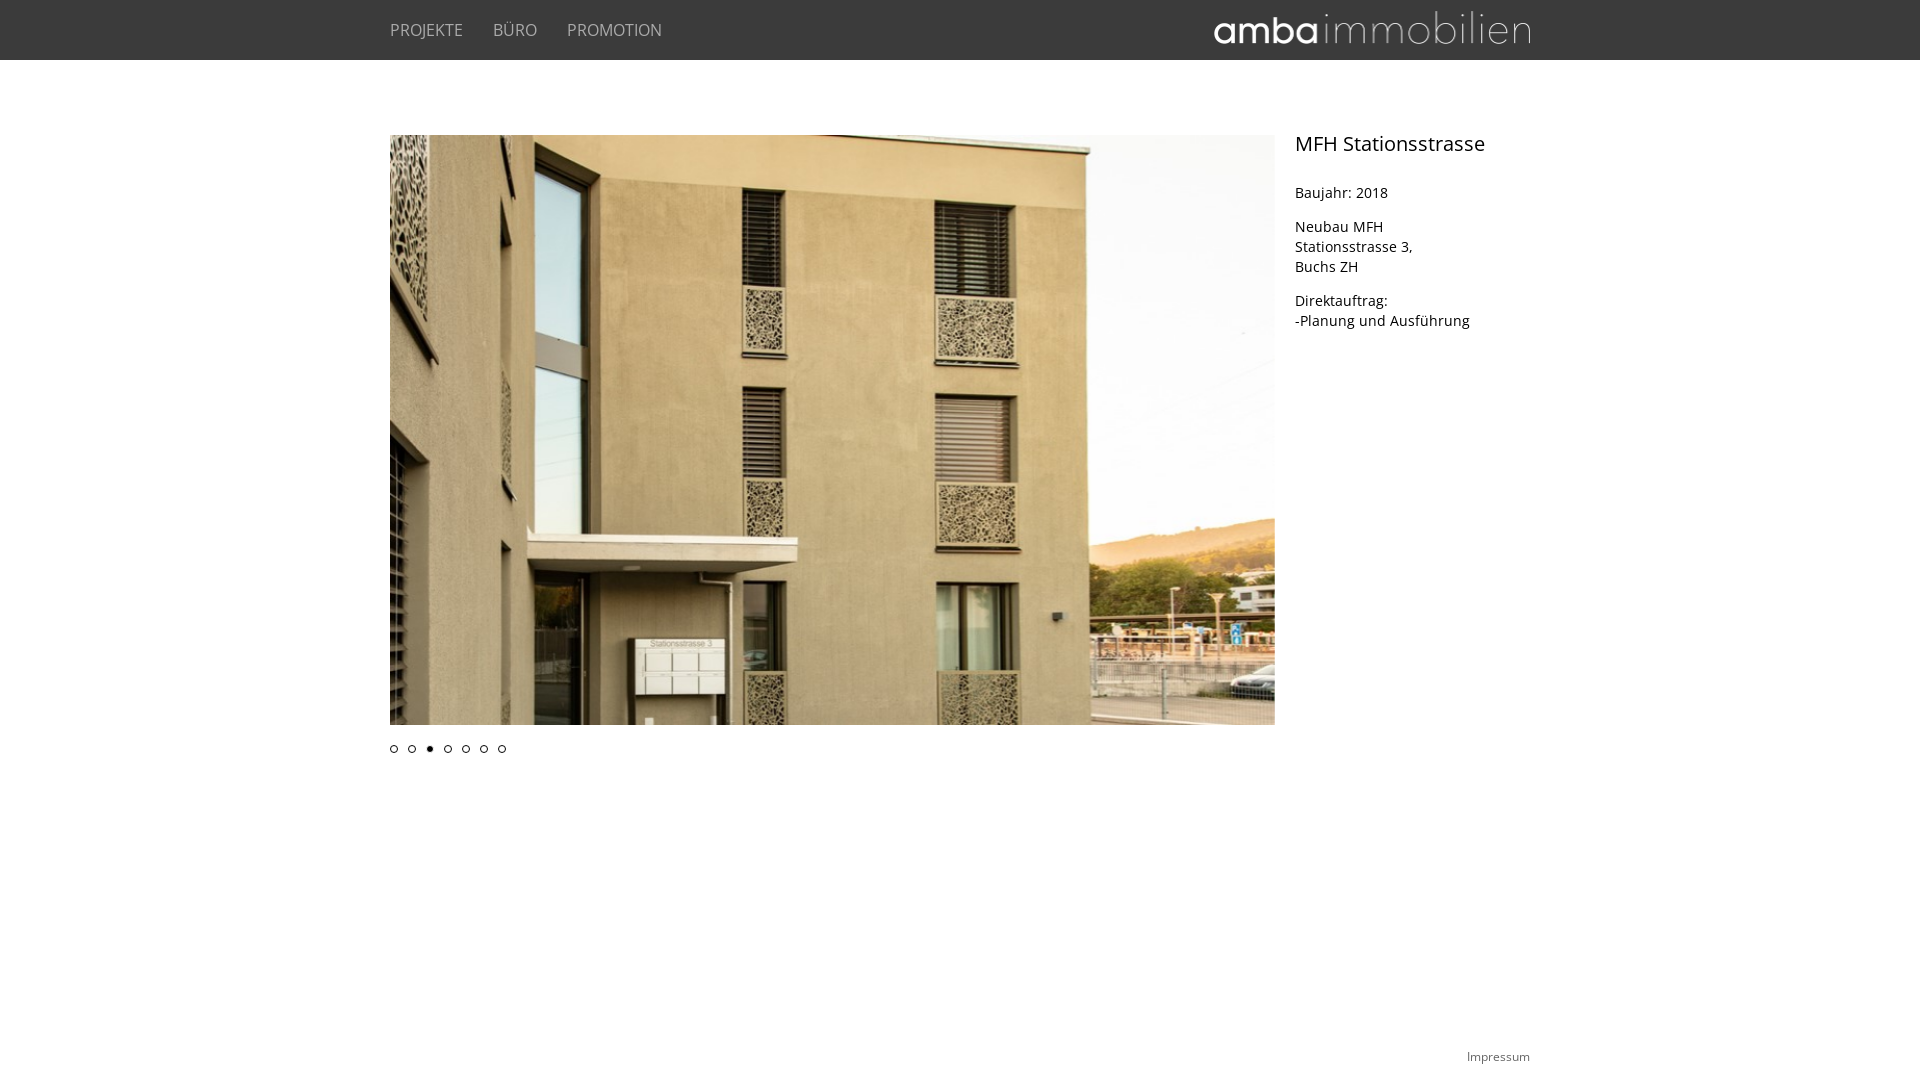  I want to click on 'Impressum', so click(1498, 1055).